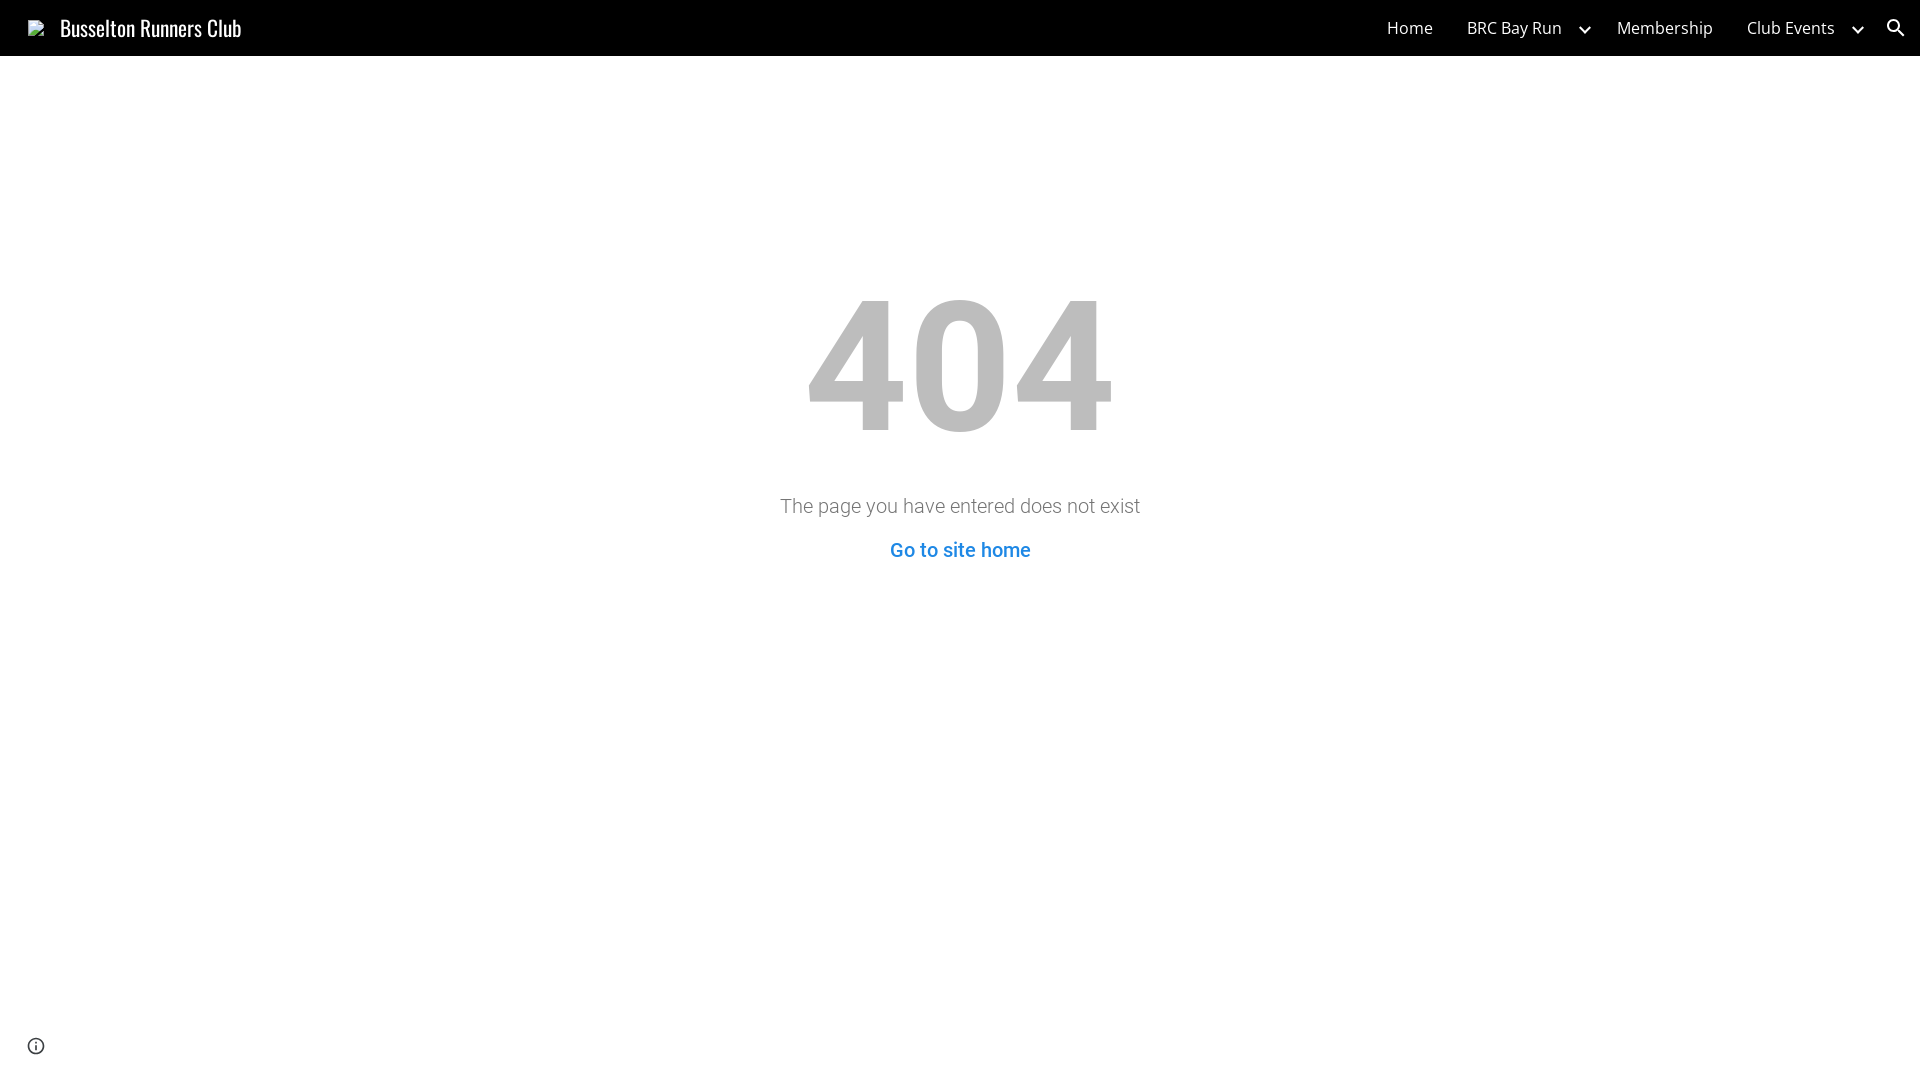 Image resolution: width=1920 pixels, height=1080 pixels. What do you see at coordinates (1514, 27) in the screenshot?
I see `'BRC Bay Run'` at bounding box center [1514, 27].